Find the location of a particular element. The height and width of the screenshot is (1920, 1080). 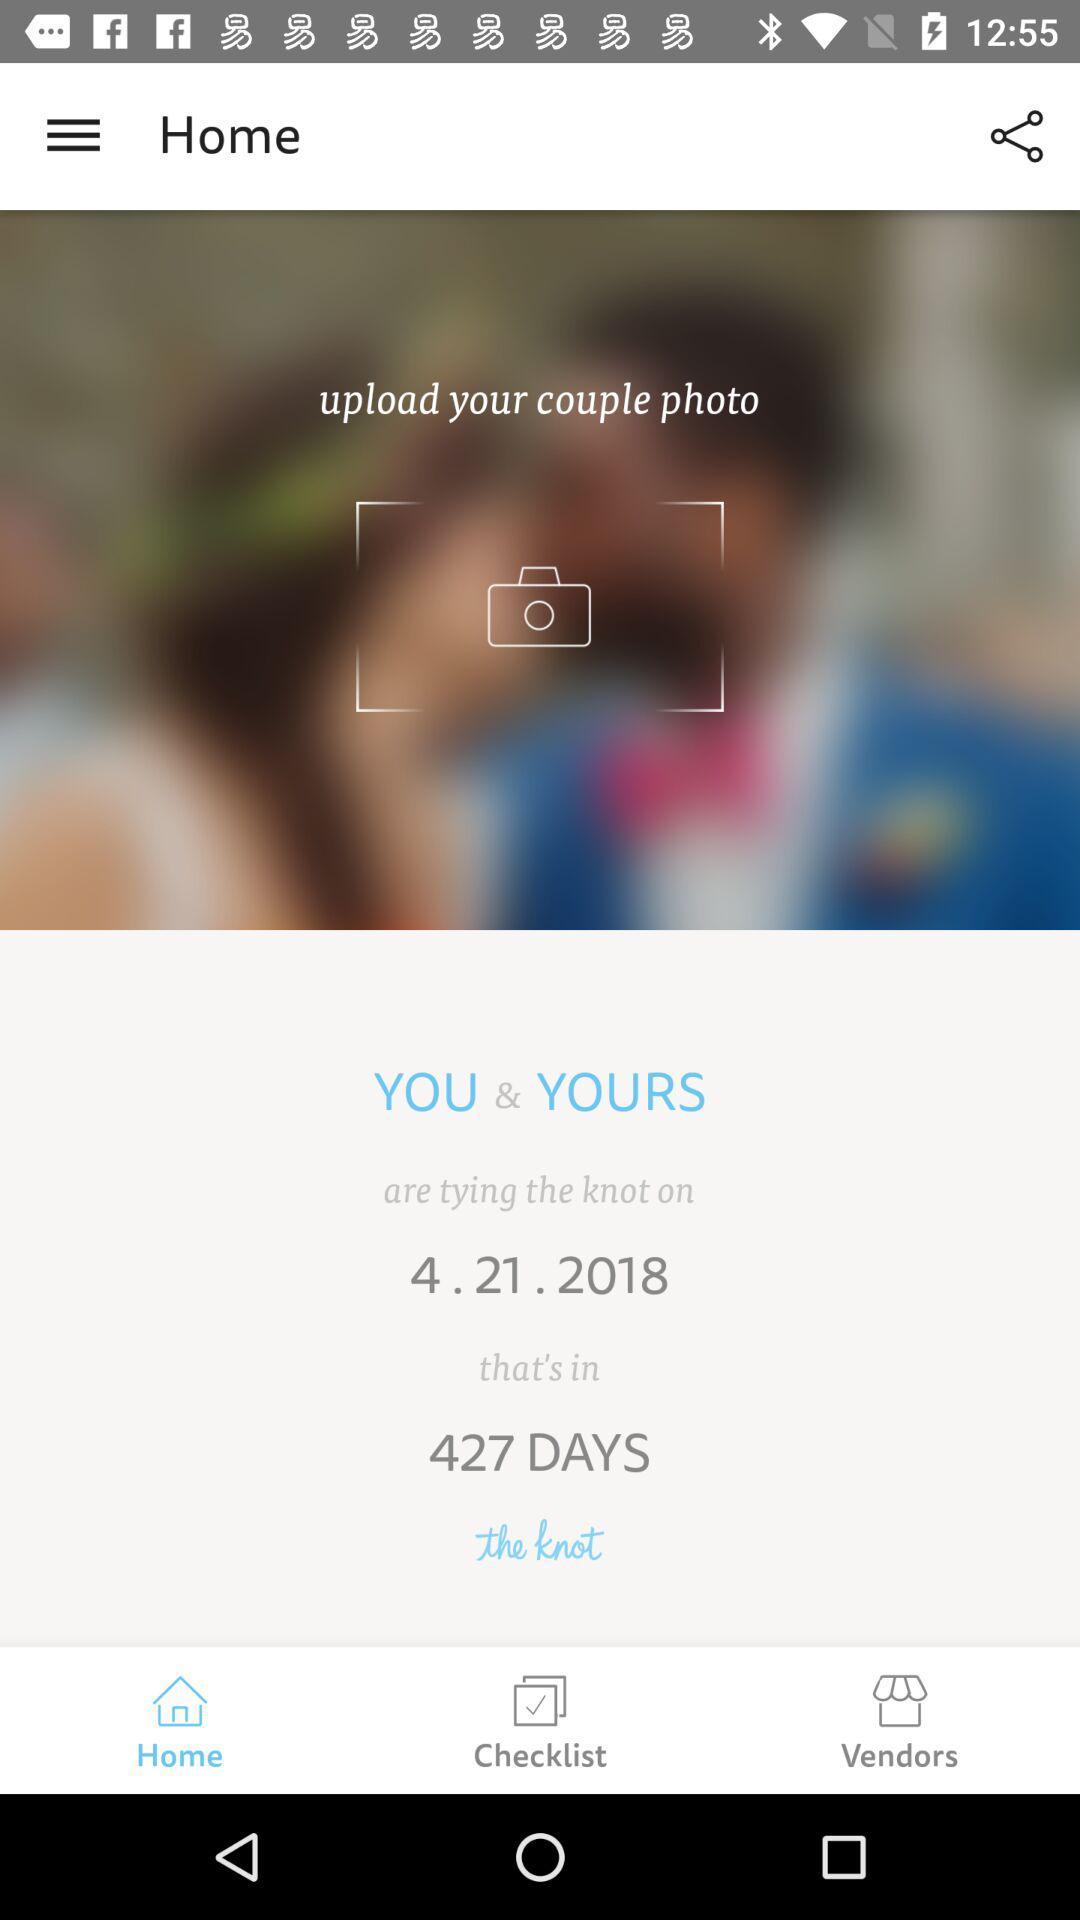

upload photo is located at coordinates (540, 569).